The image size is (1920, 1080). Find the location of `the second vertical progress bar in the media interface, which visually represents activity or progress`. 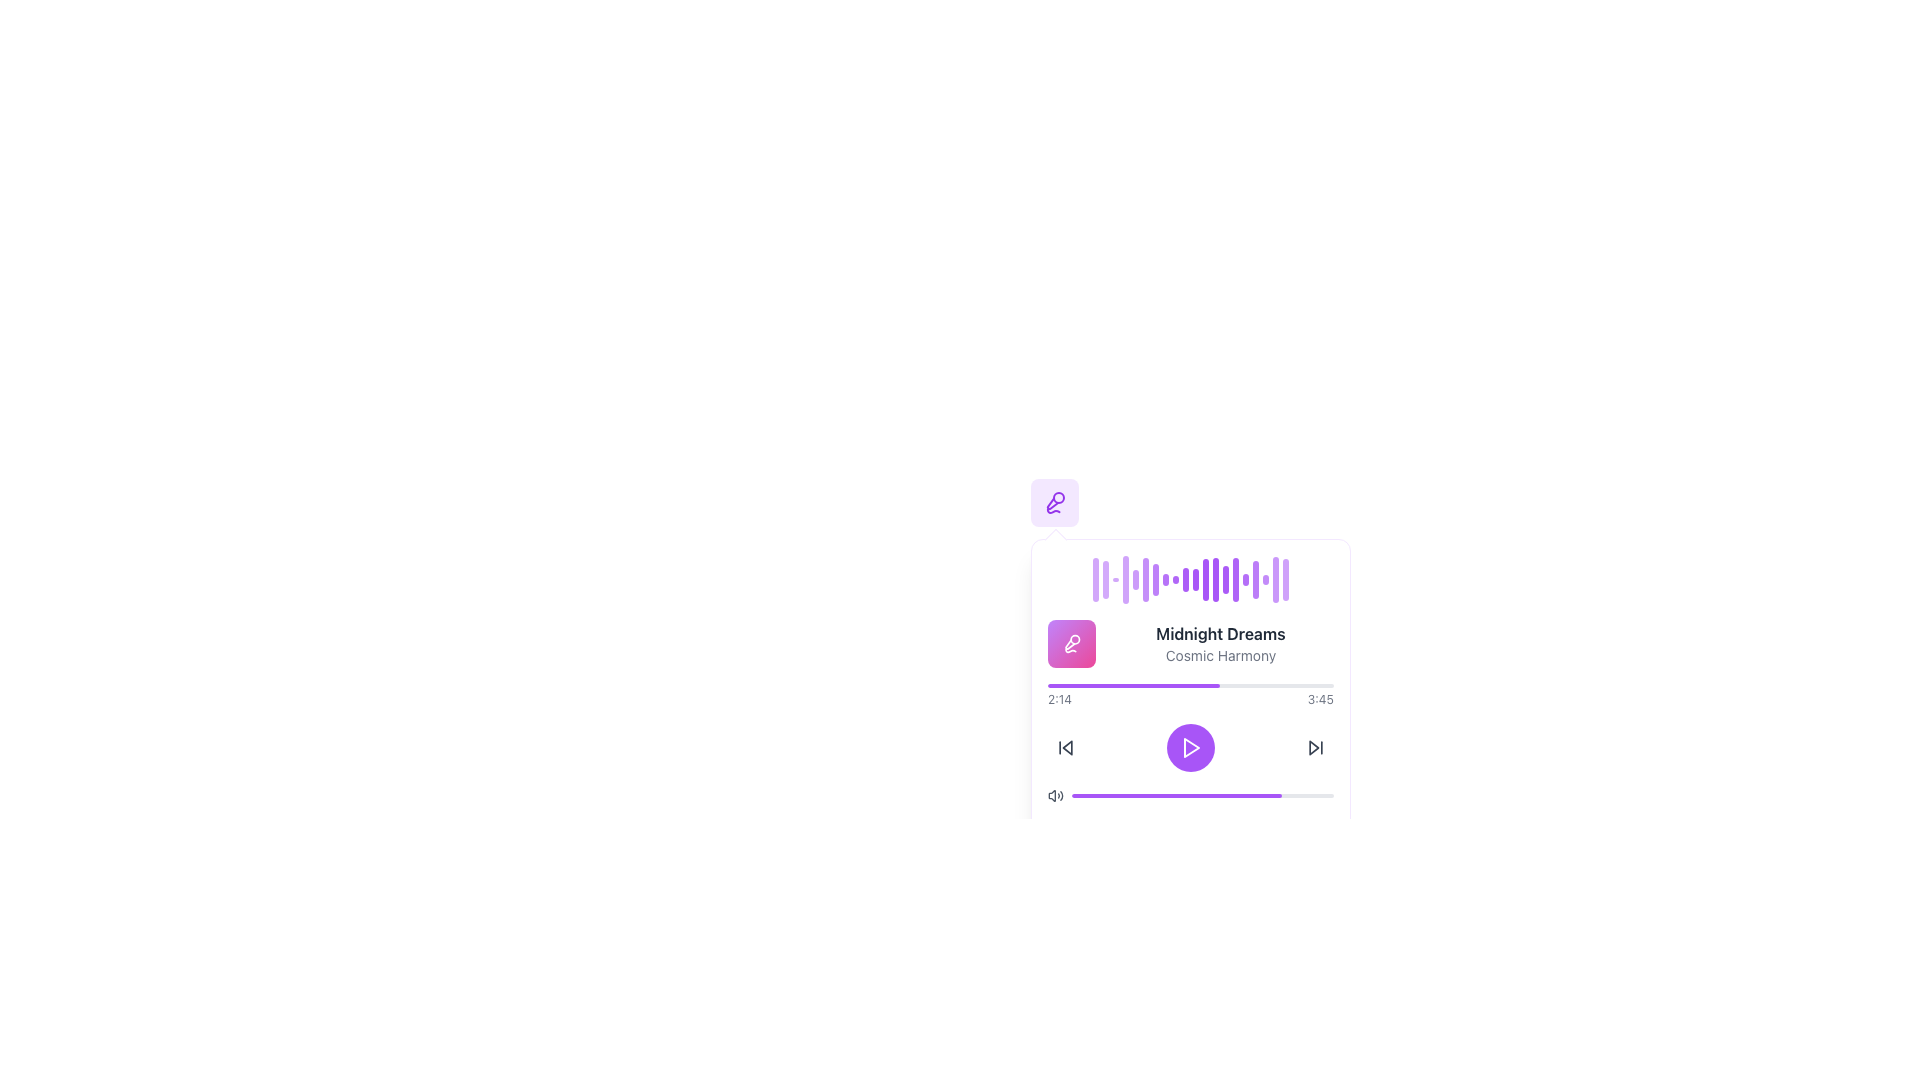

the second vertical progress bar in the media interface, which visually represents activity or progress is located at coordinates (1104, 578).